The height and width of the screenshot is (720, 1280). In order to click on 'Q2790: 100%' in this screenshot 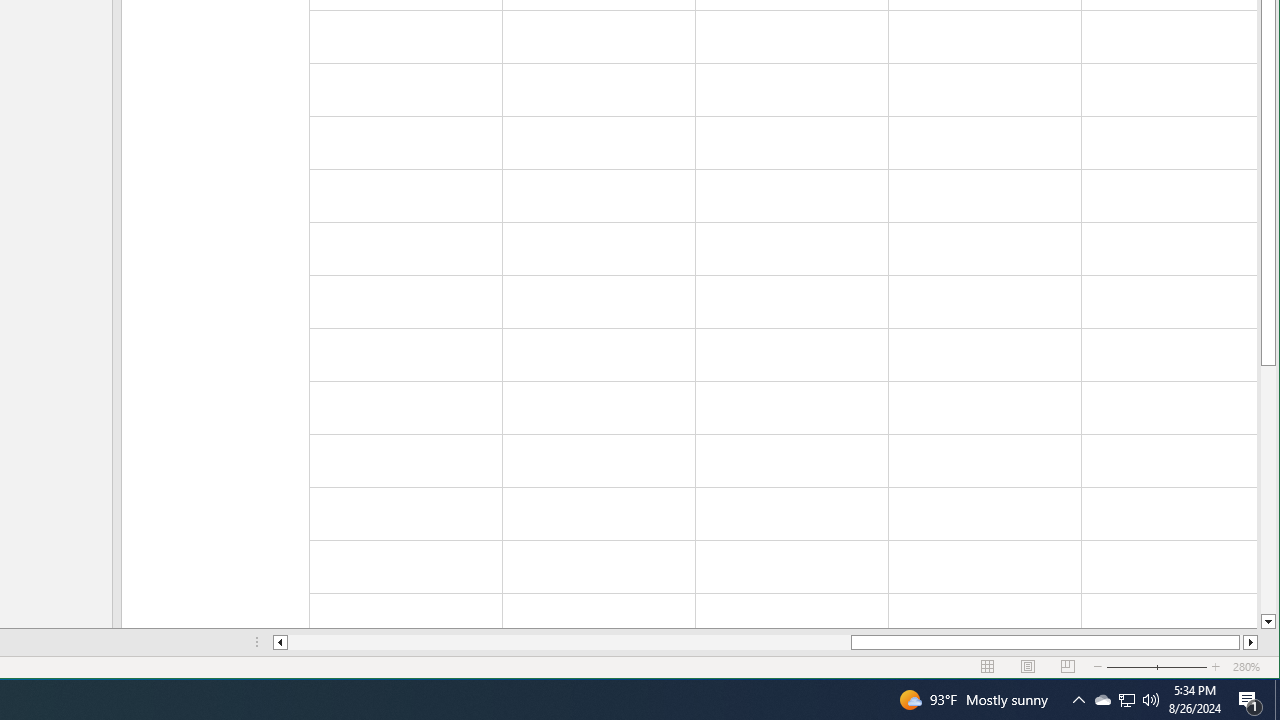, I will do `click(1127, 698)`.